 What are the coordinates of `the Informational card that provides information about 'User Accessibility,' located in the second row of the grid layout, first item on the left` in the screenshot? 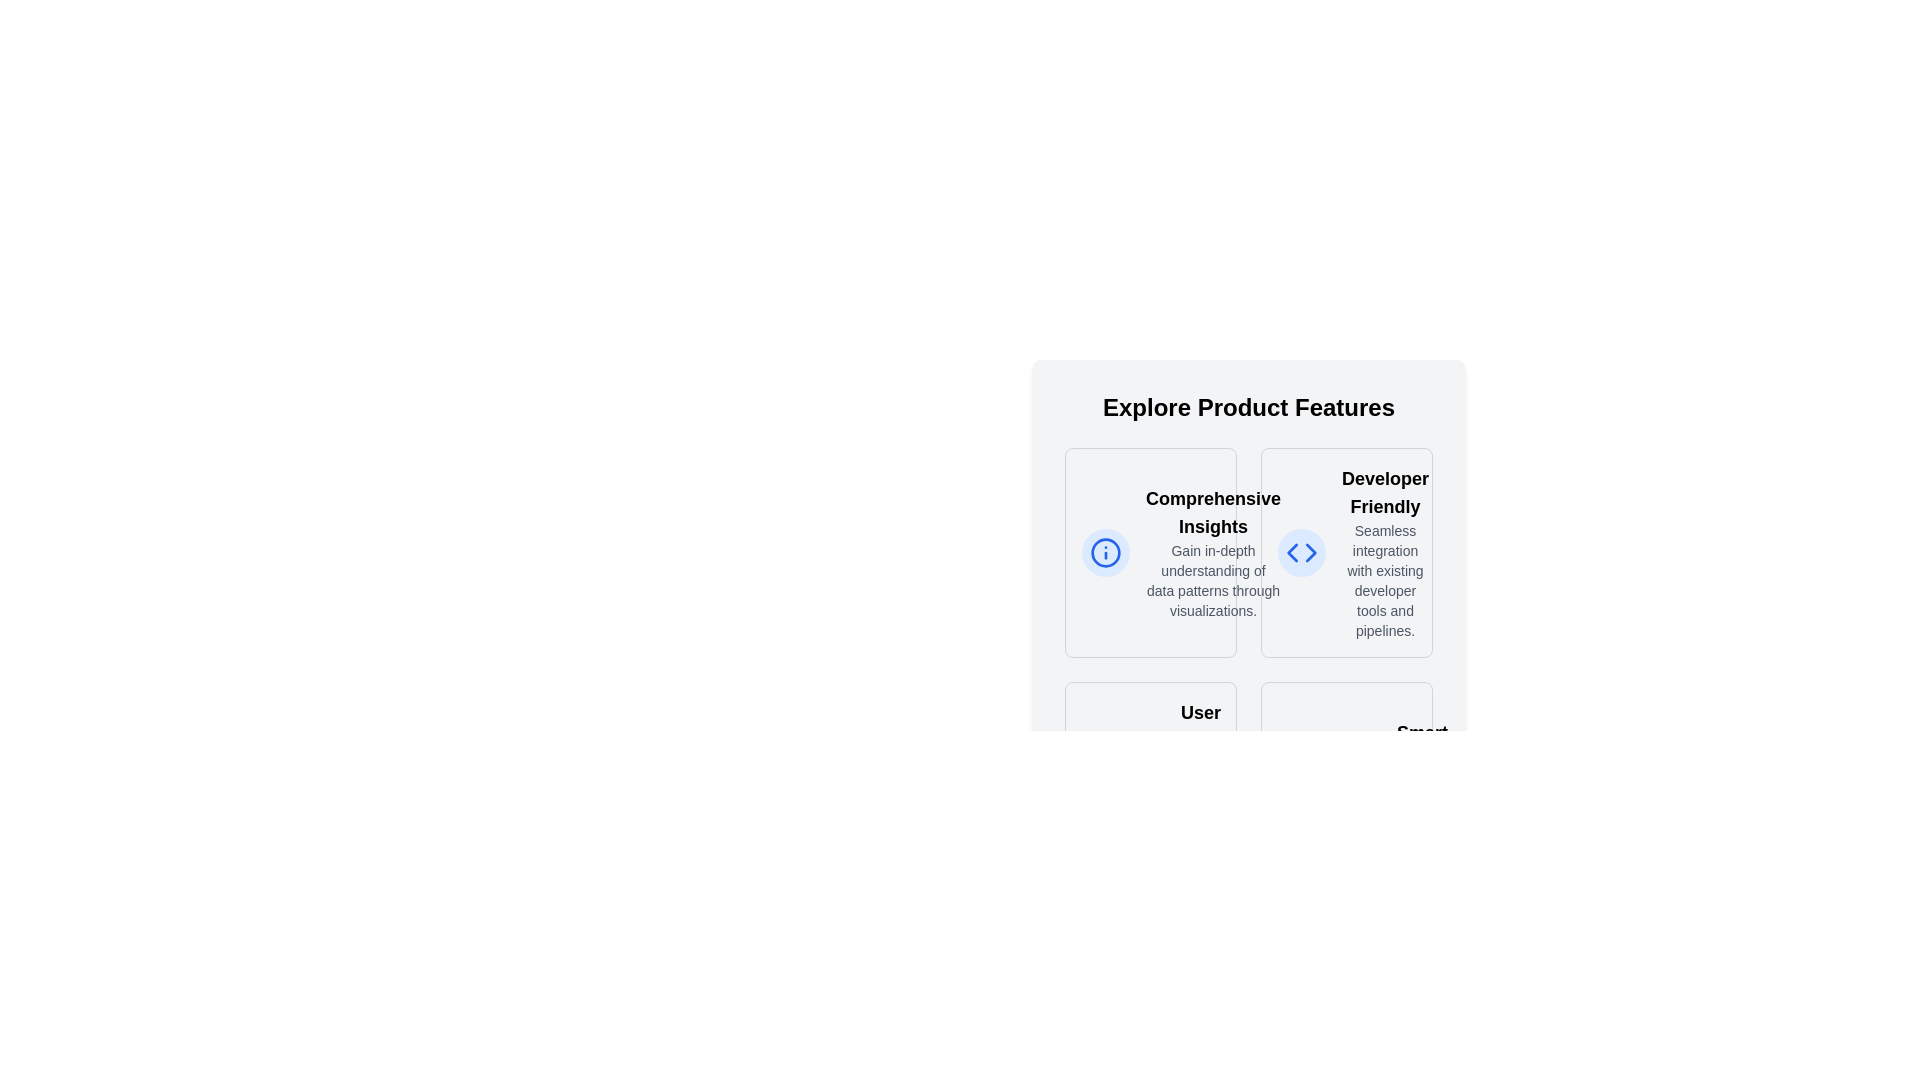 It's located at (1151, 766).